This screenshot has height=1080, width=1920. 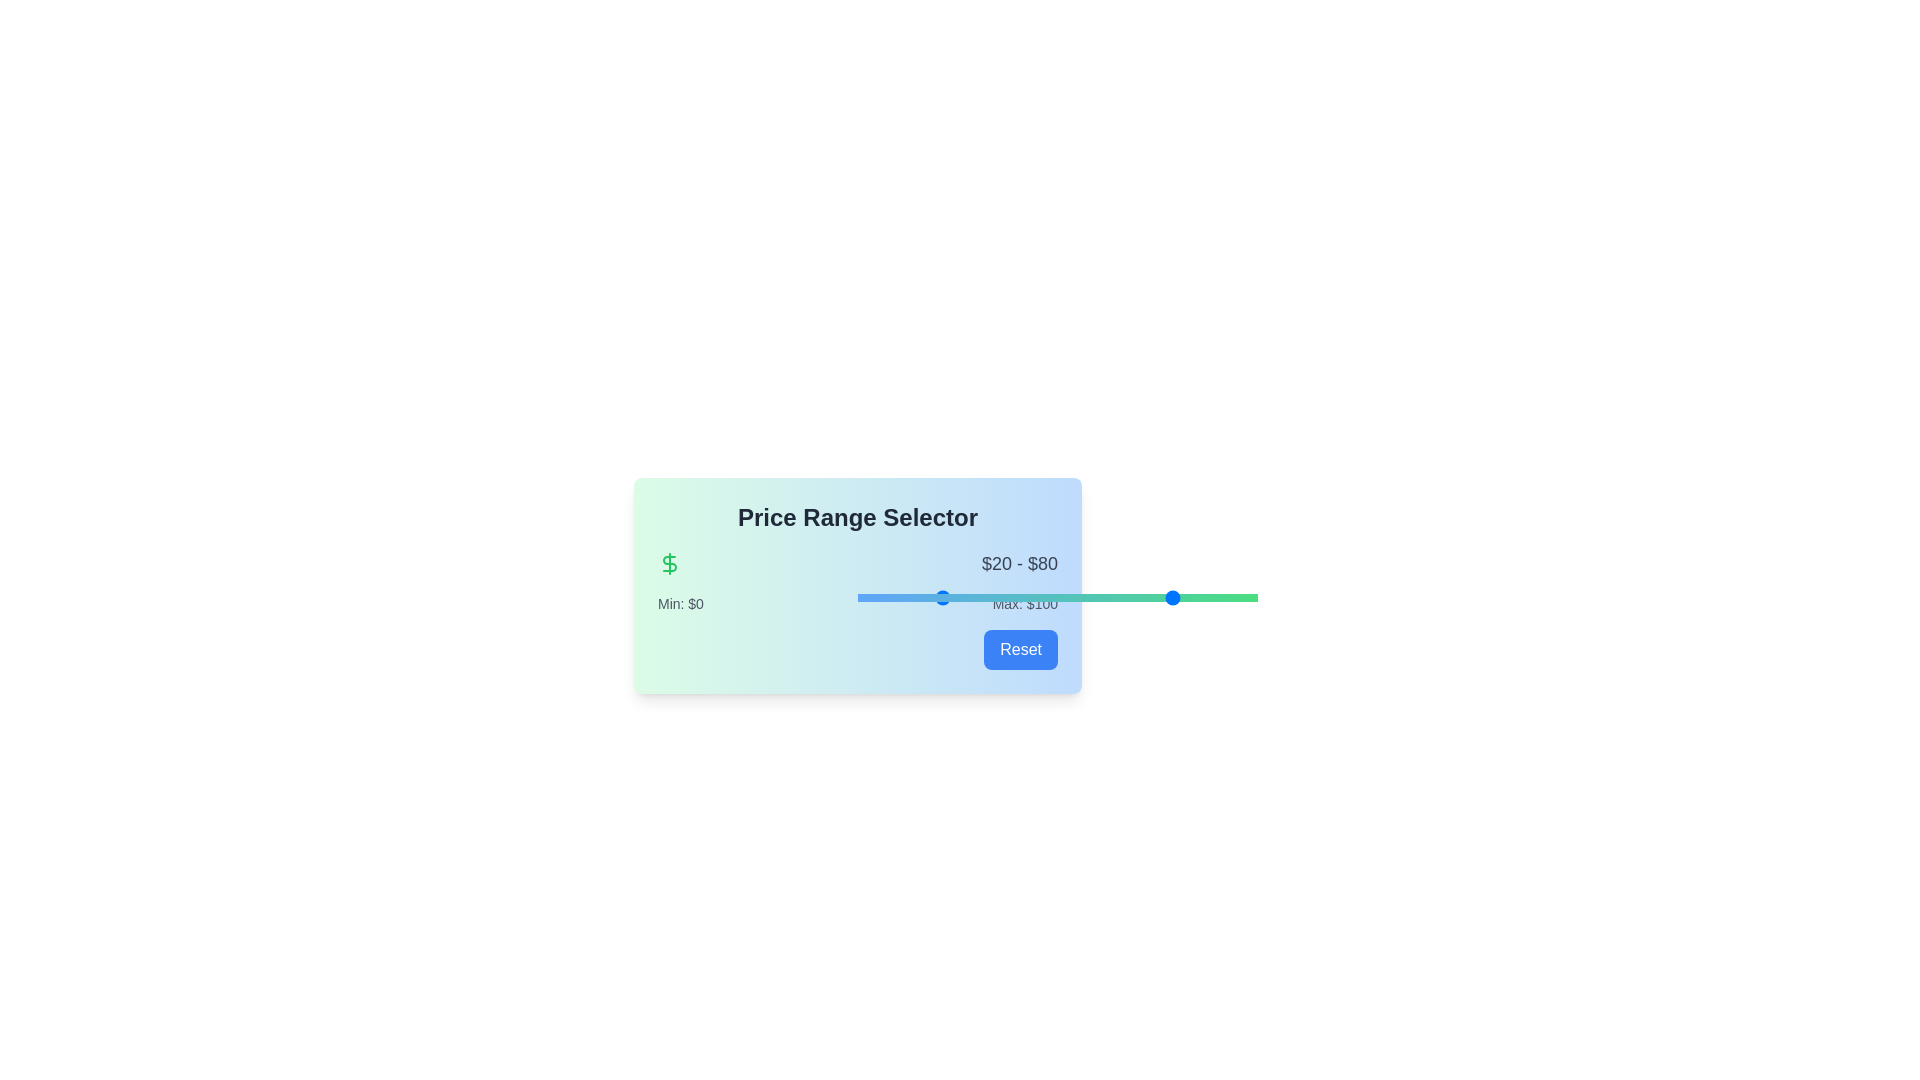 What do you see at coordinates (901, 596) in the screenshot?
I see `the slider` at bounding box center [901, 596].